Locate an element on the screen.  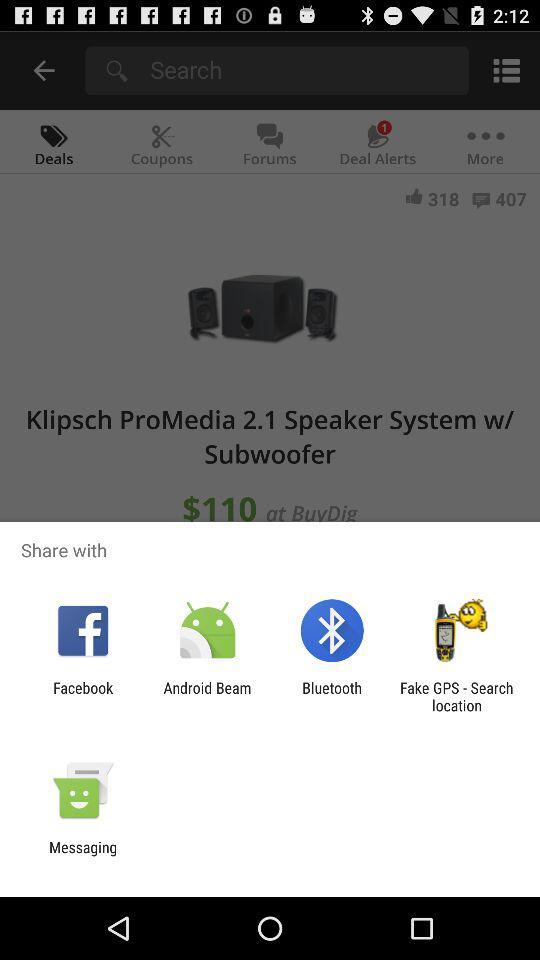
the fake gps search item is located at coordinates (456, 696).